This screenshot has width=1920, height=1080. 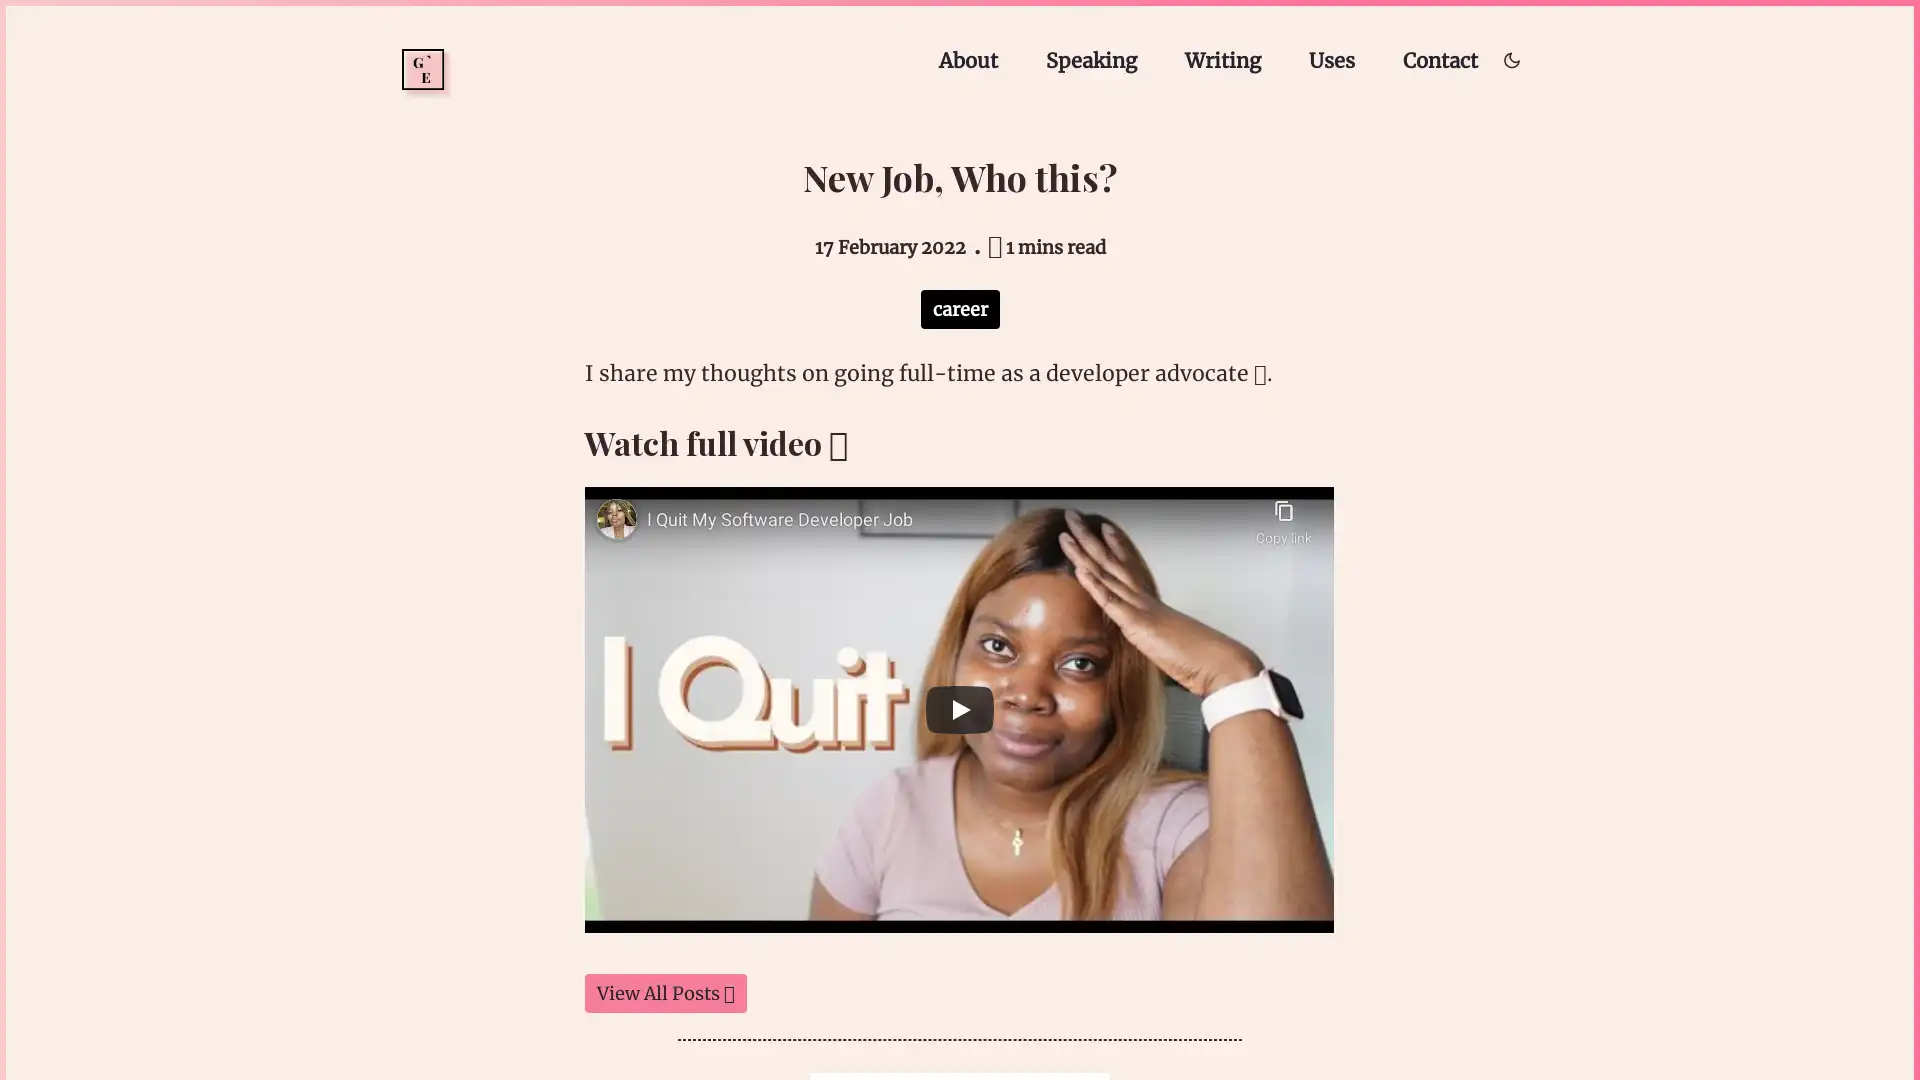 I want to click on Toggle dark/light, so click(x=1512, y=56).